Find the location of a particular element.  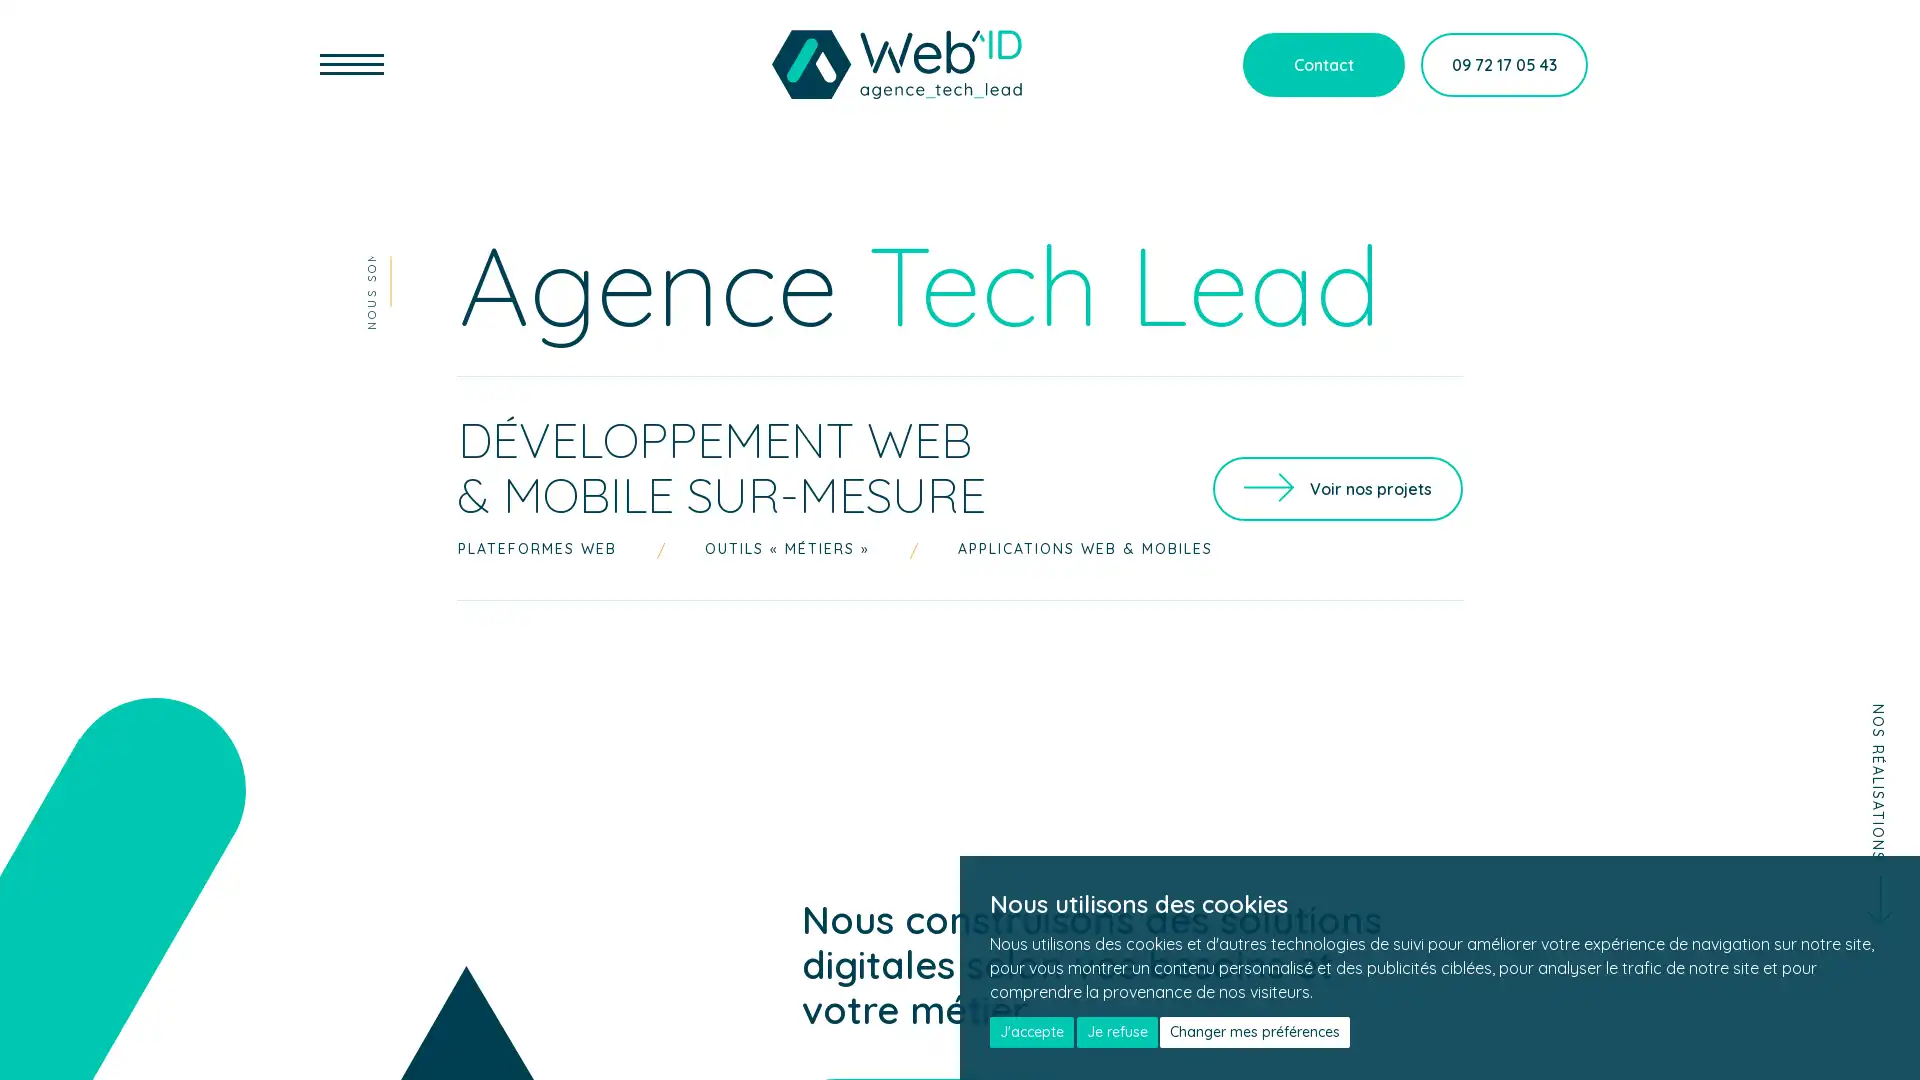

J'accepte is located at coordinates (1032, 1031).